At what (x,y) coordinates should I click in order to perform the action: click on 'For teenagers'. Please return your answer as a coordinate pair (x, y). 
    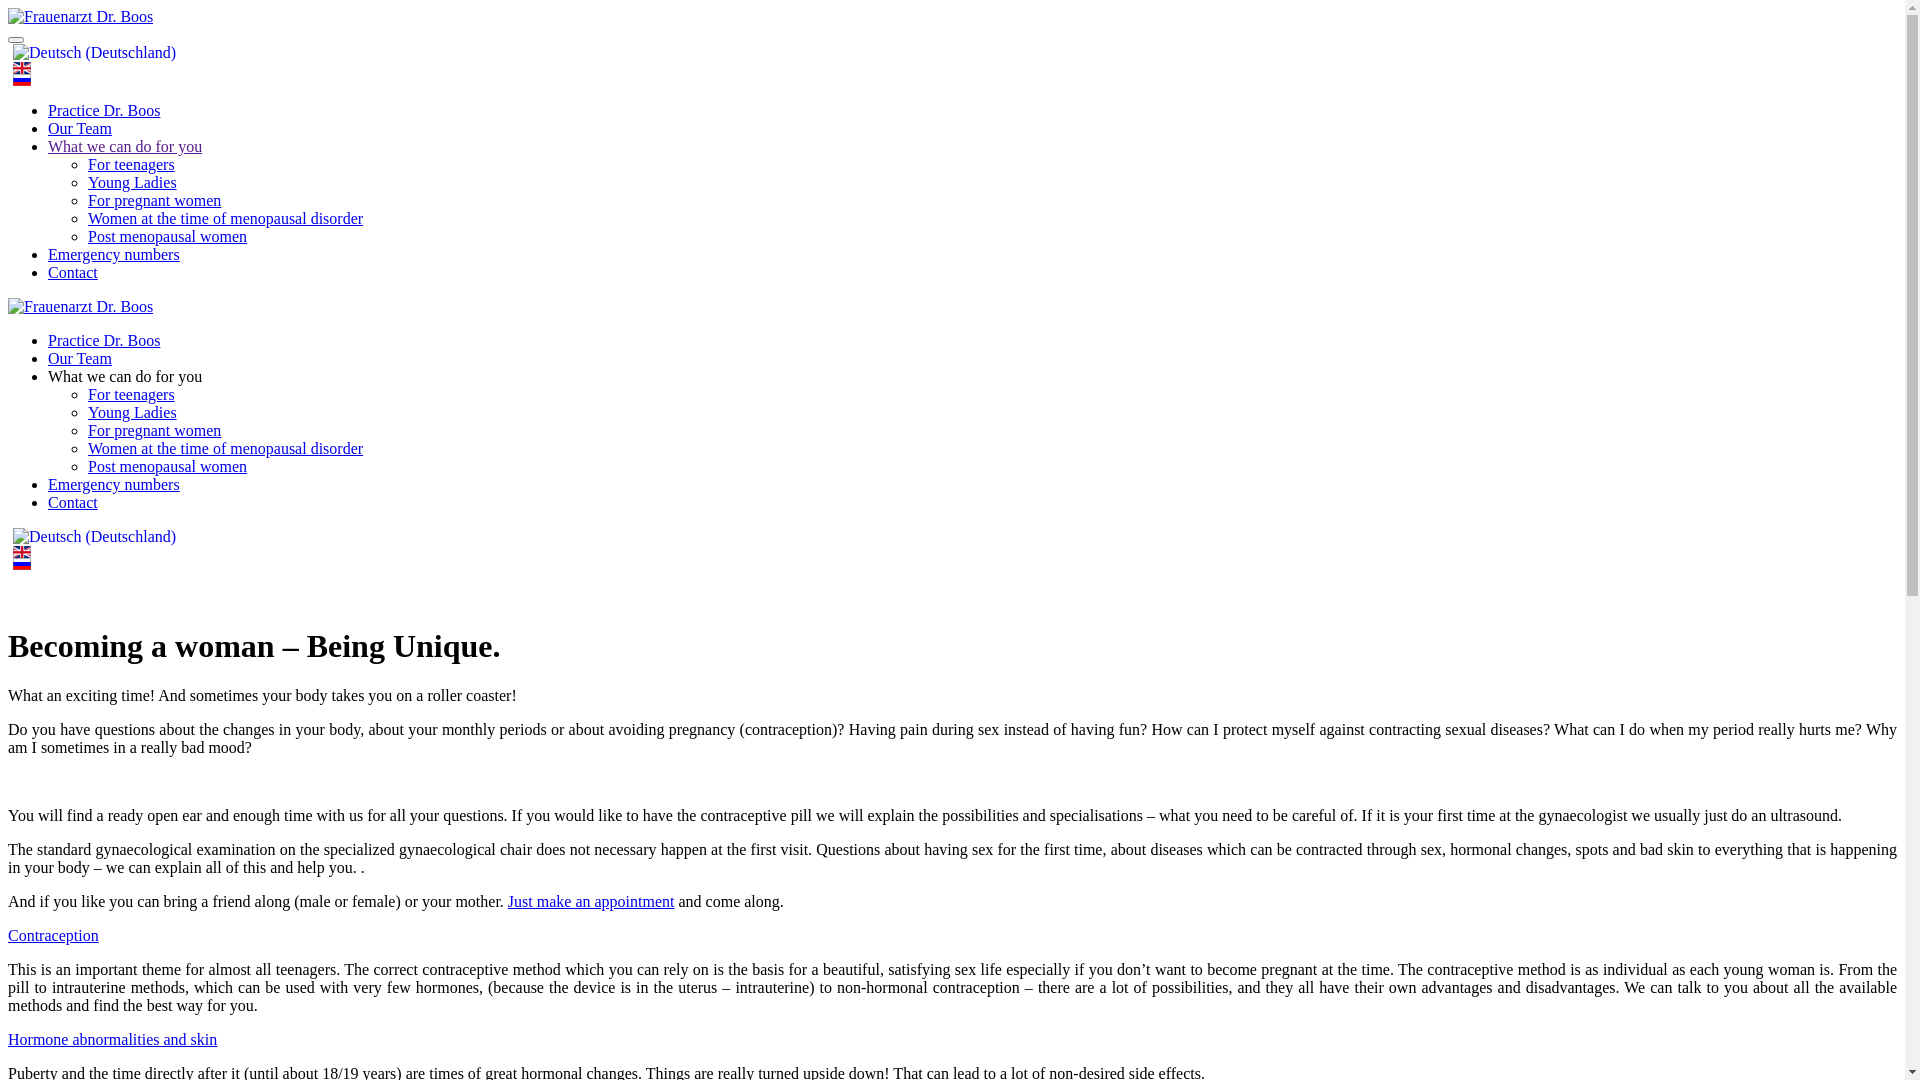
    Looking at the image, I should click on (130, 163).